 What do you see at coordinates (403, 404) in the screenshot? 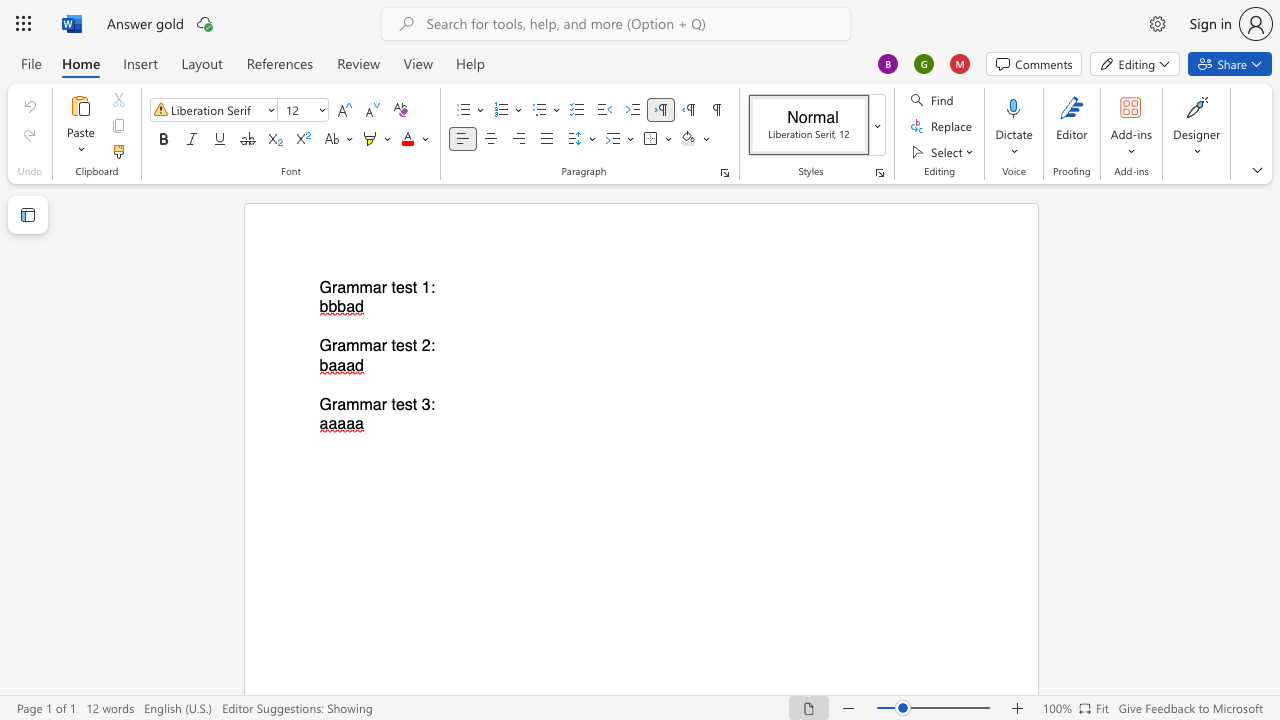
I see `the space between the continuous character "e" and "s" in the text` at bounding box center [403, 404].